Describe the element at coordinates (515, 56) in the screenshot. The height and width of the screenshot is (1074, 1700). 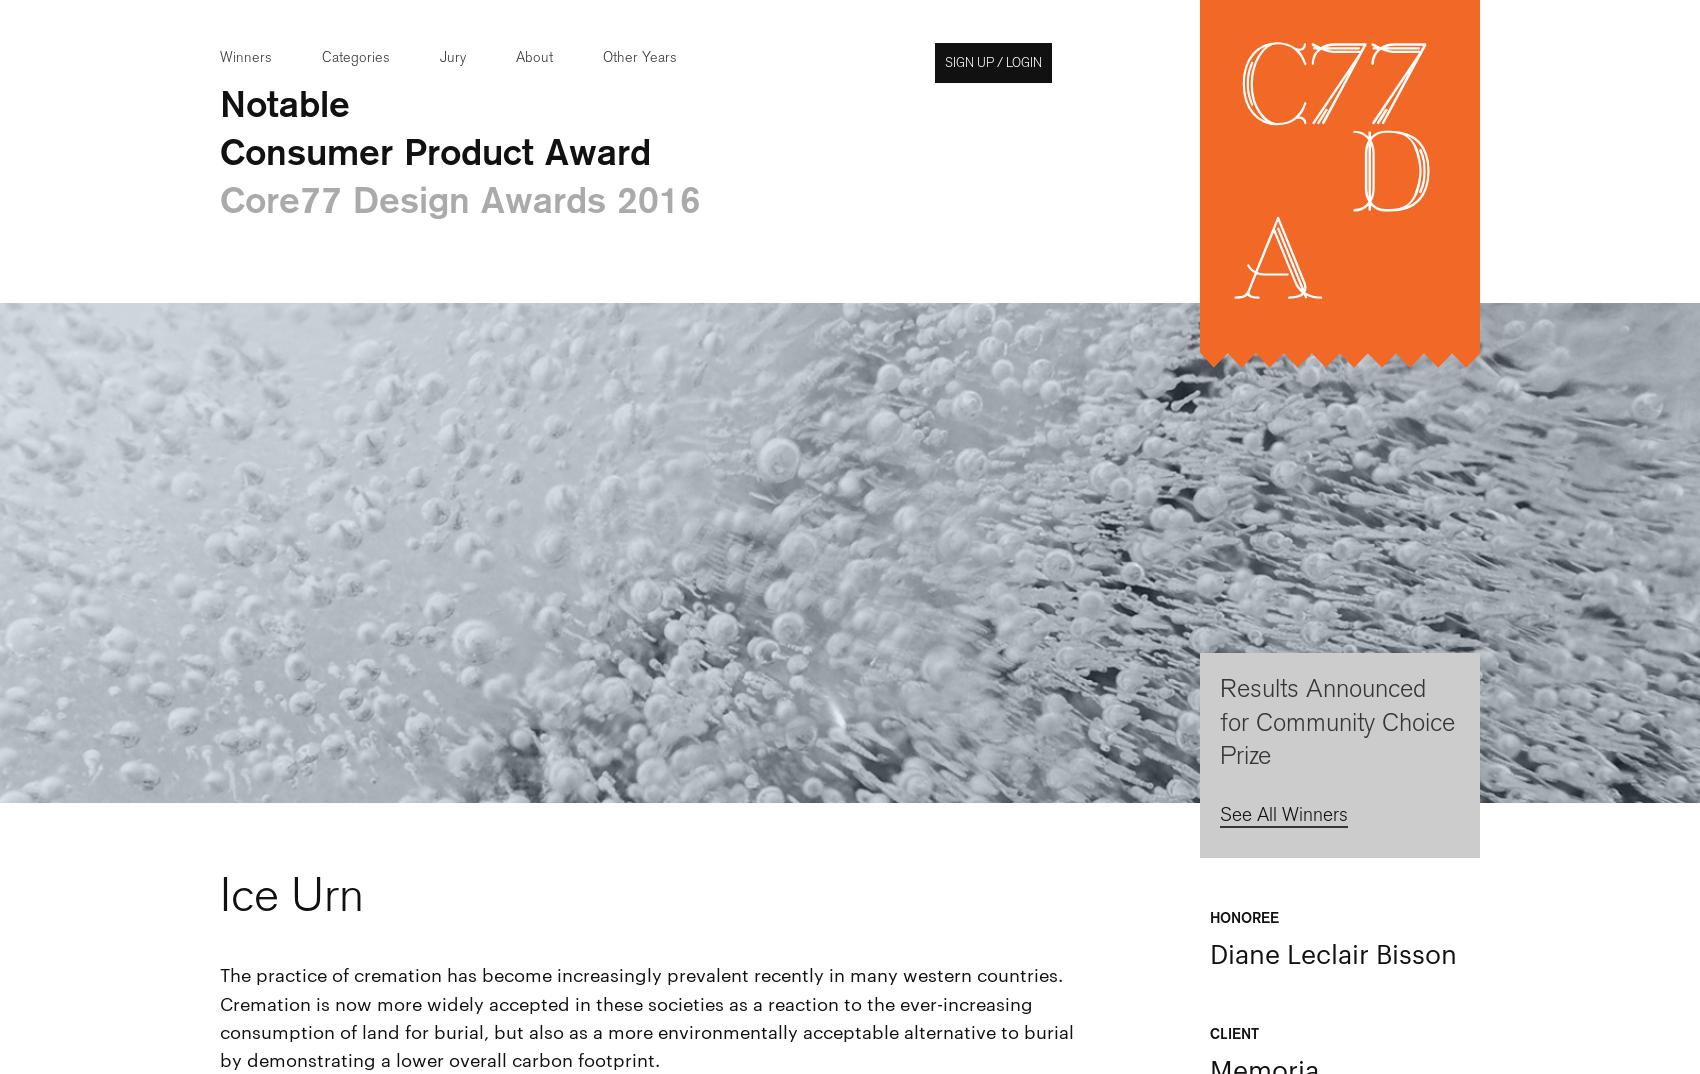
I see `'About'` at that location.